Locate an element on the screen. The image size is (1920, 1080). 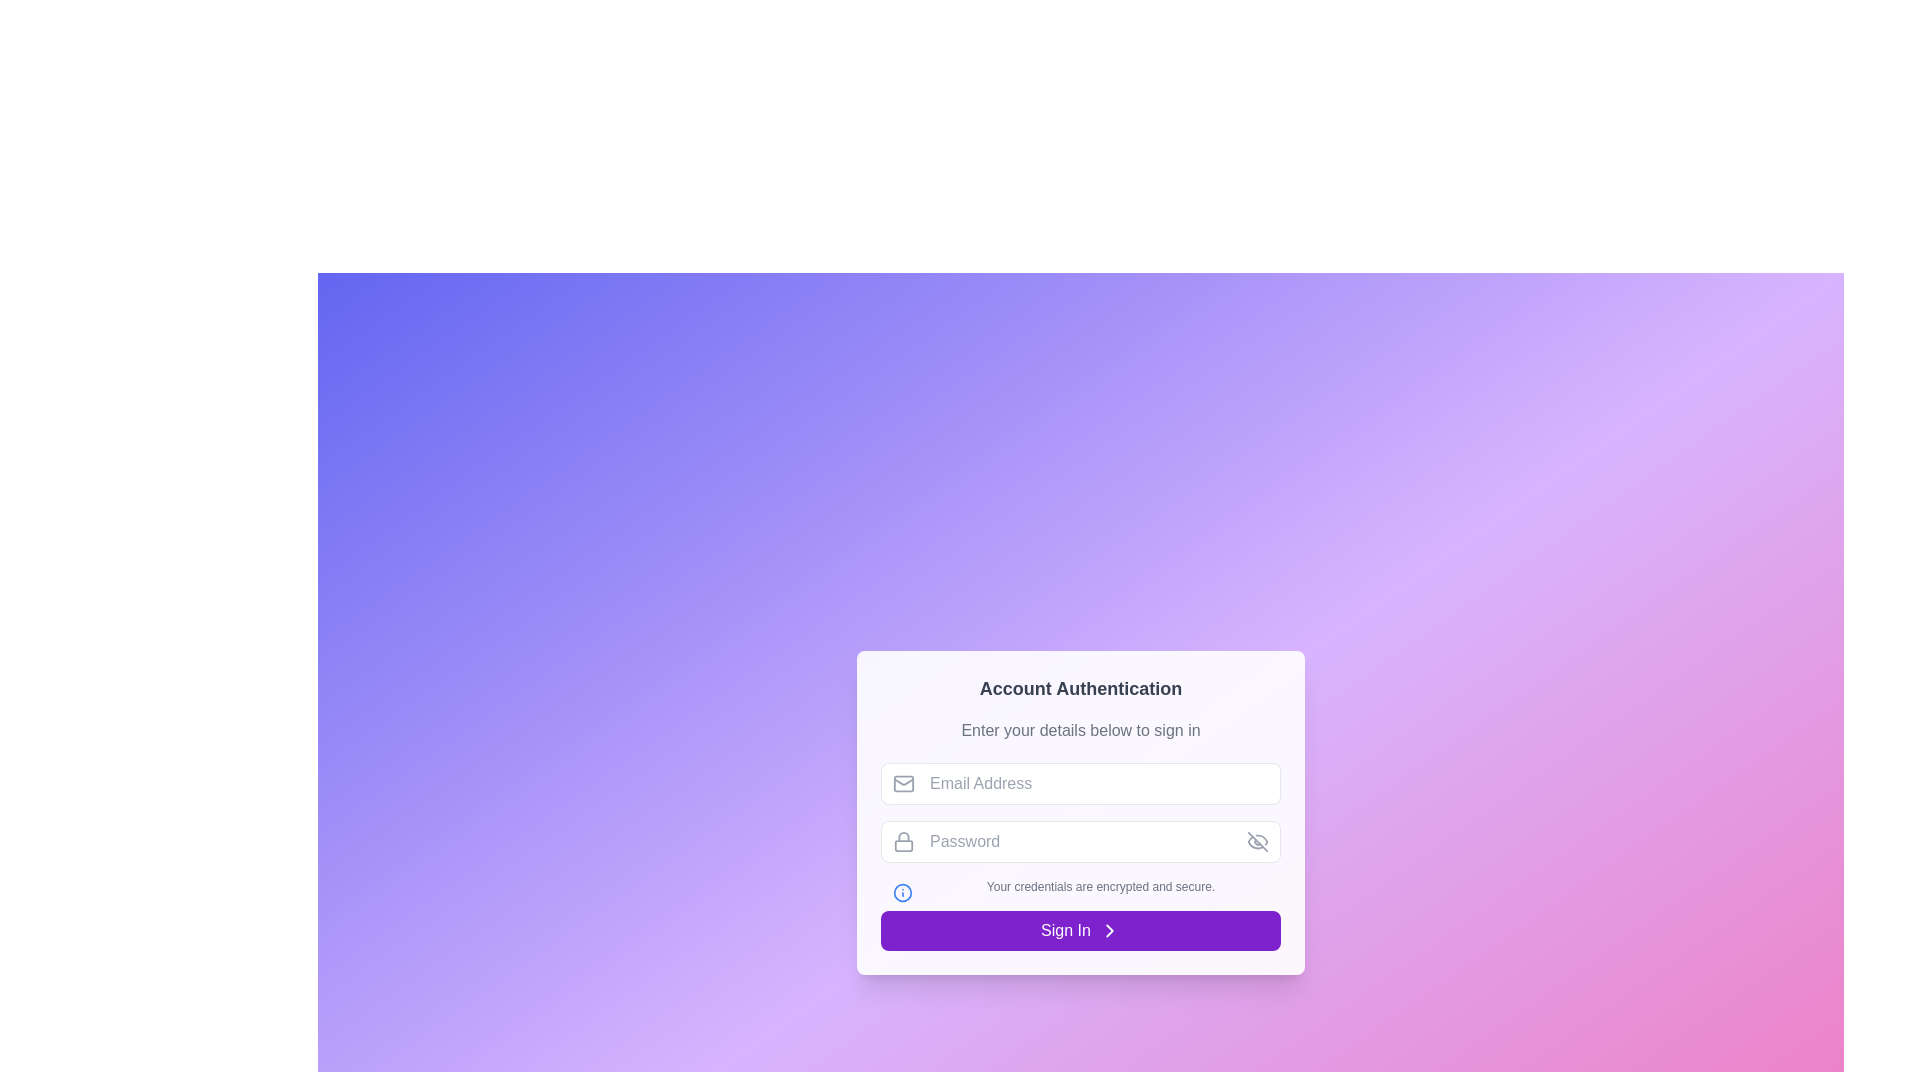
the white arrow icon located at the far right side of the purple 'Sign In' button, which is positioned near the bottom center of the login form is located at coordinates (1108, 930).